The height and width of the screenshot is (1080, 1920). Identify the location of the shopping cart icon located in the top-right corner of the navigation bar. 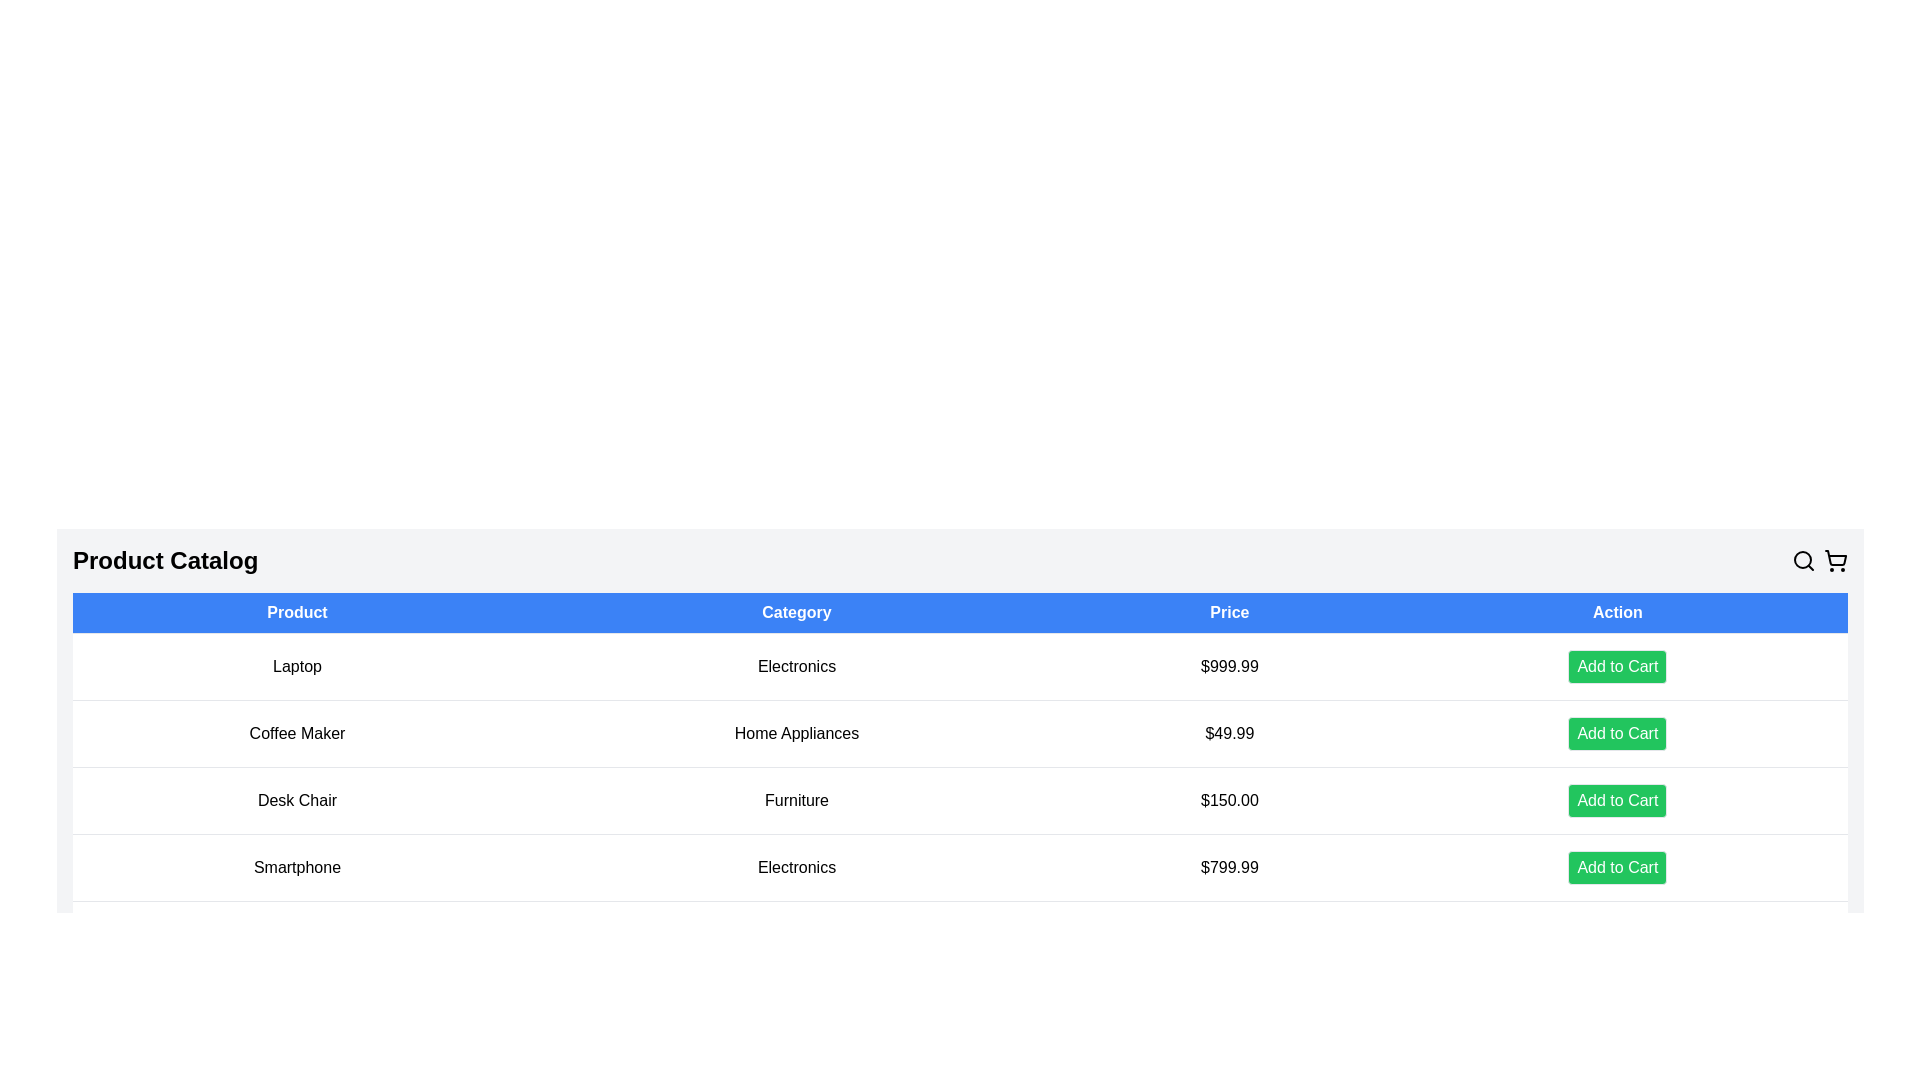
(1836, 558).